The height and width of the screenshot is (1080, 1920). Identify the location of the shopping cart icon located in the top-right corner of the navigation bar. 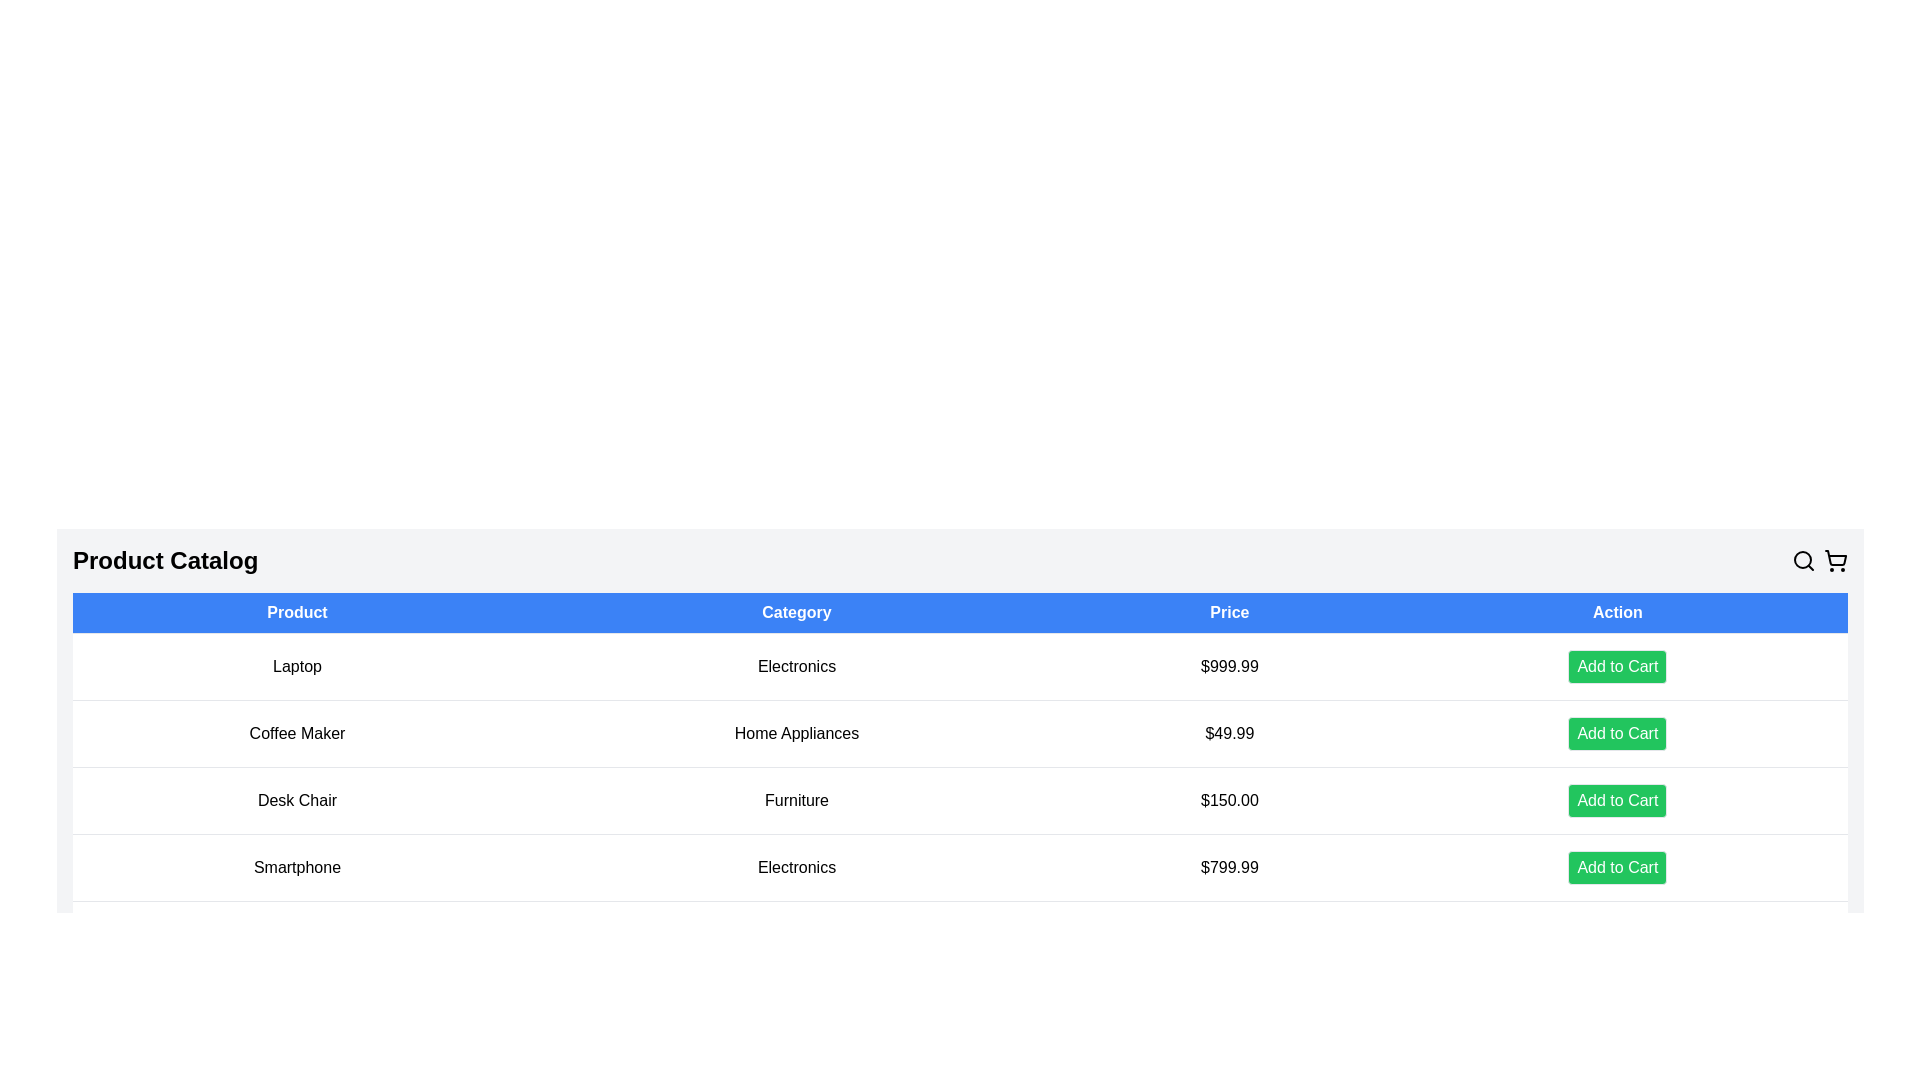
(1836, 558).